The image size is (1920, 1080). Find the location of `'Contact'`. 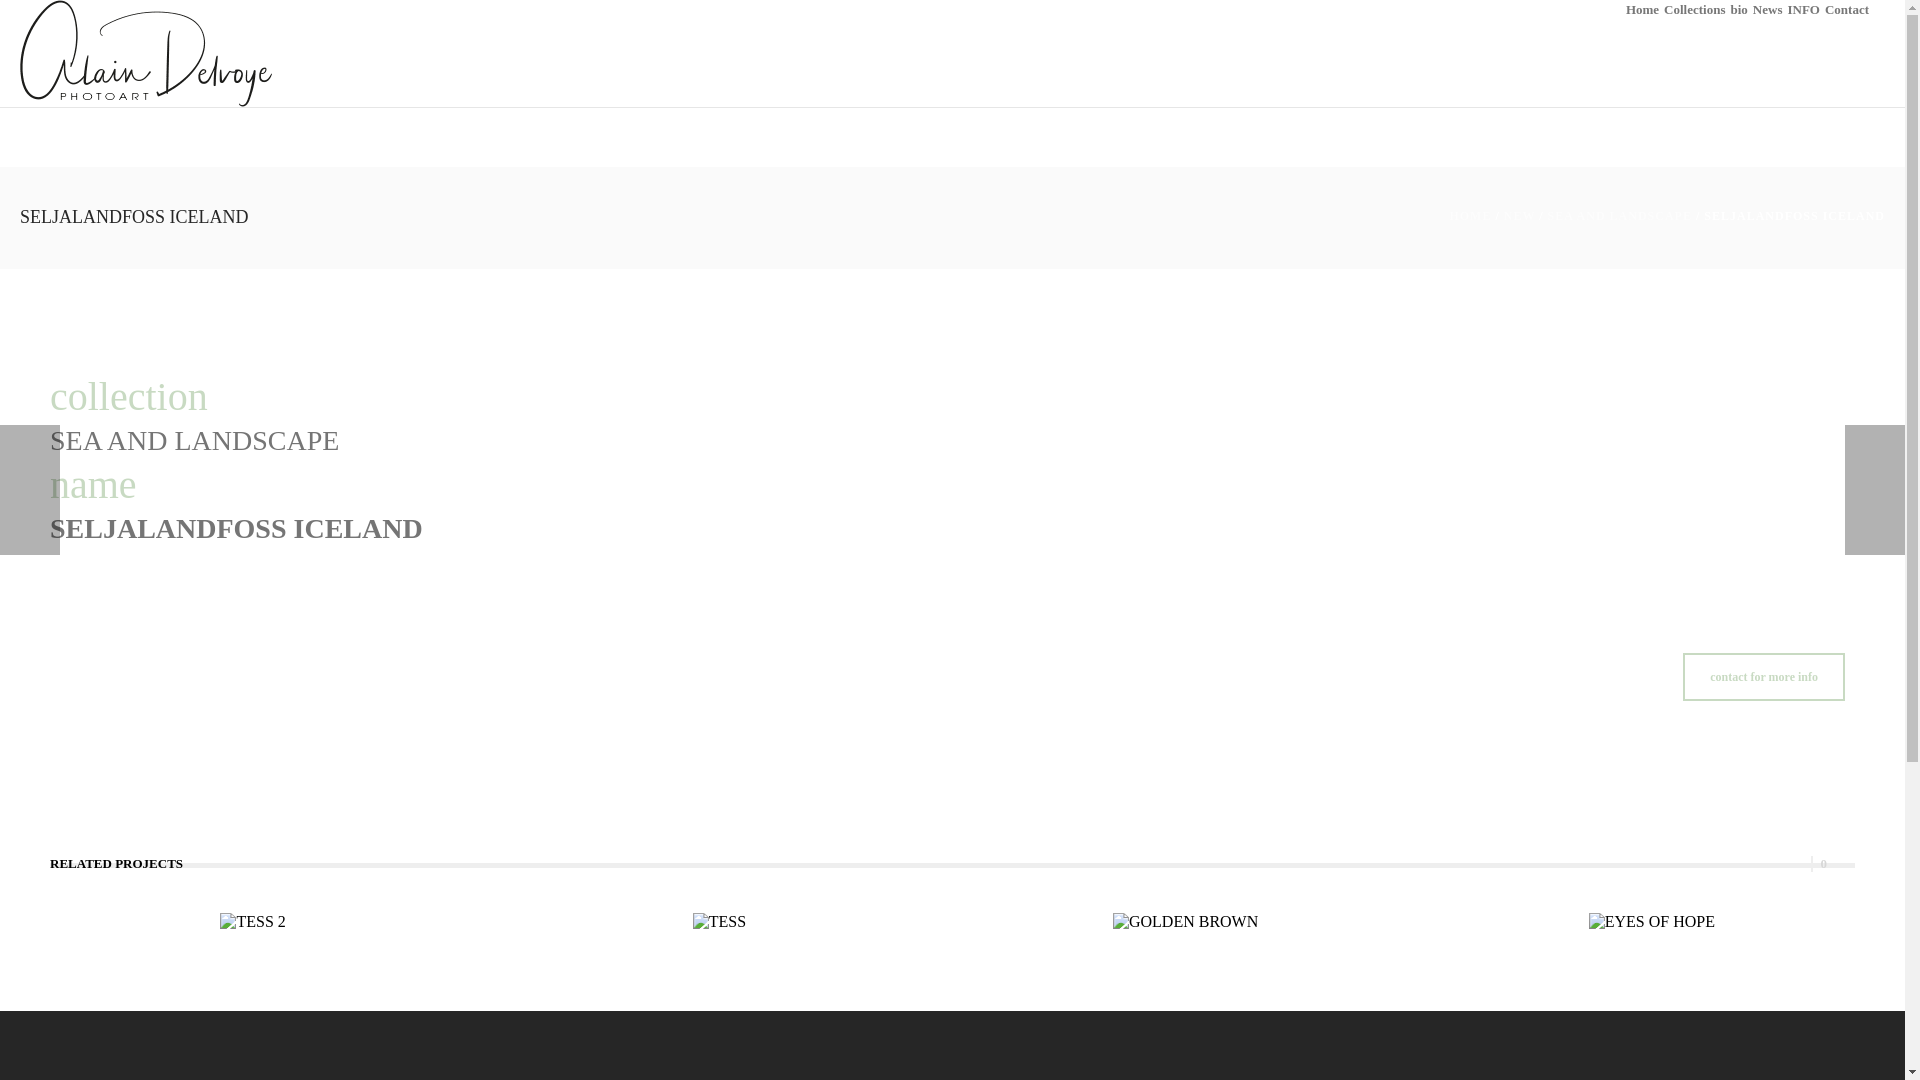

'Contact' is located at coordinates (1824, 10).